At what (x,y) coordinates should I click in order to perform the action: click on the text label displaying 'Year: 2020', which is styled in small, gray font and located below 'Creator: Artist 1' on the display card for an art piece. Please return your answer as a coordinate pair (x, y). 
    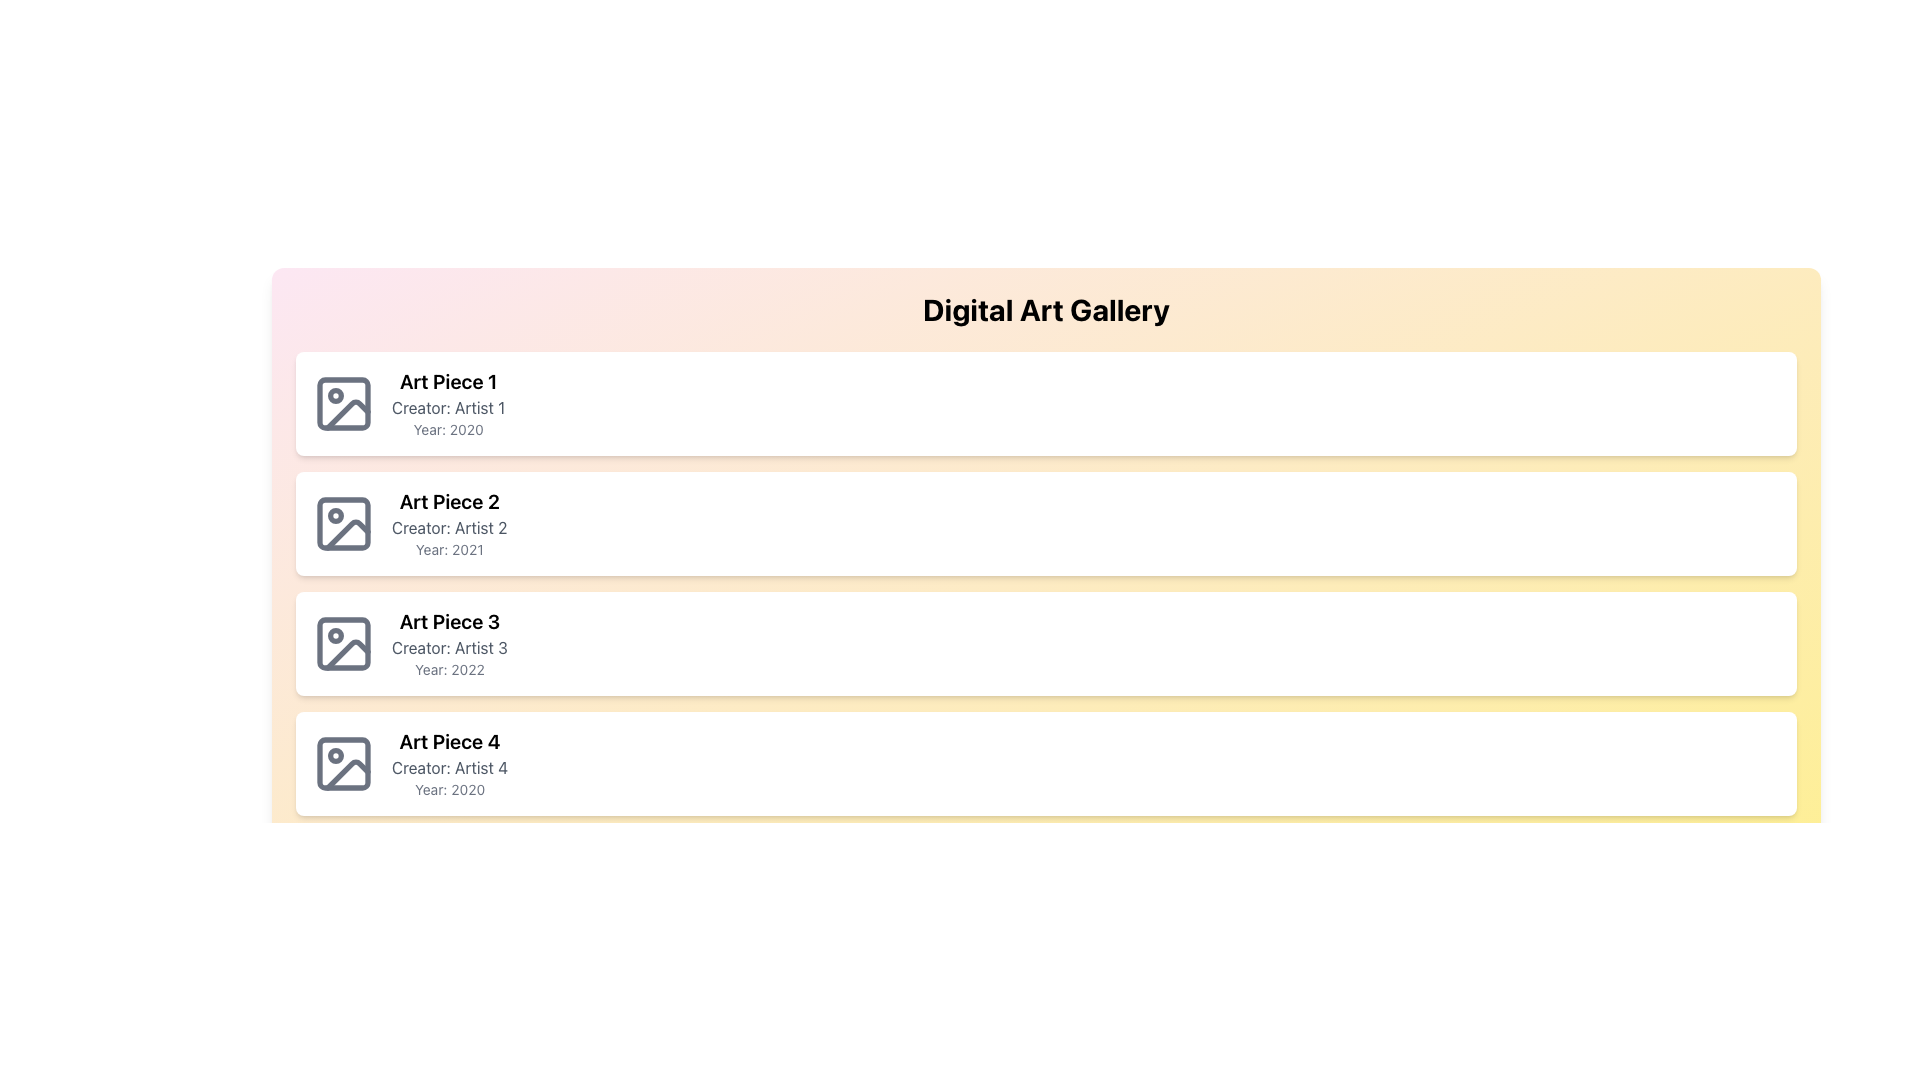
    Looking at the image, I should click on (447, 428).